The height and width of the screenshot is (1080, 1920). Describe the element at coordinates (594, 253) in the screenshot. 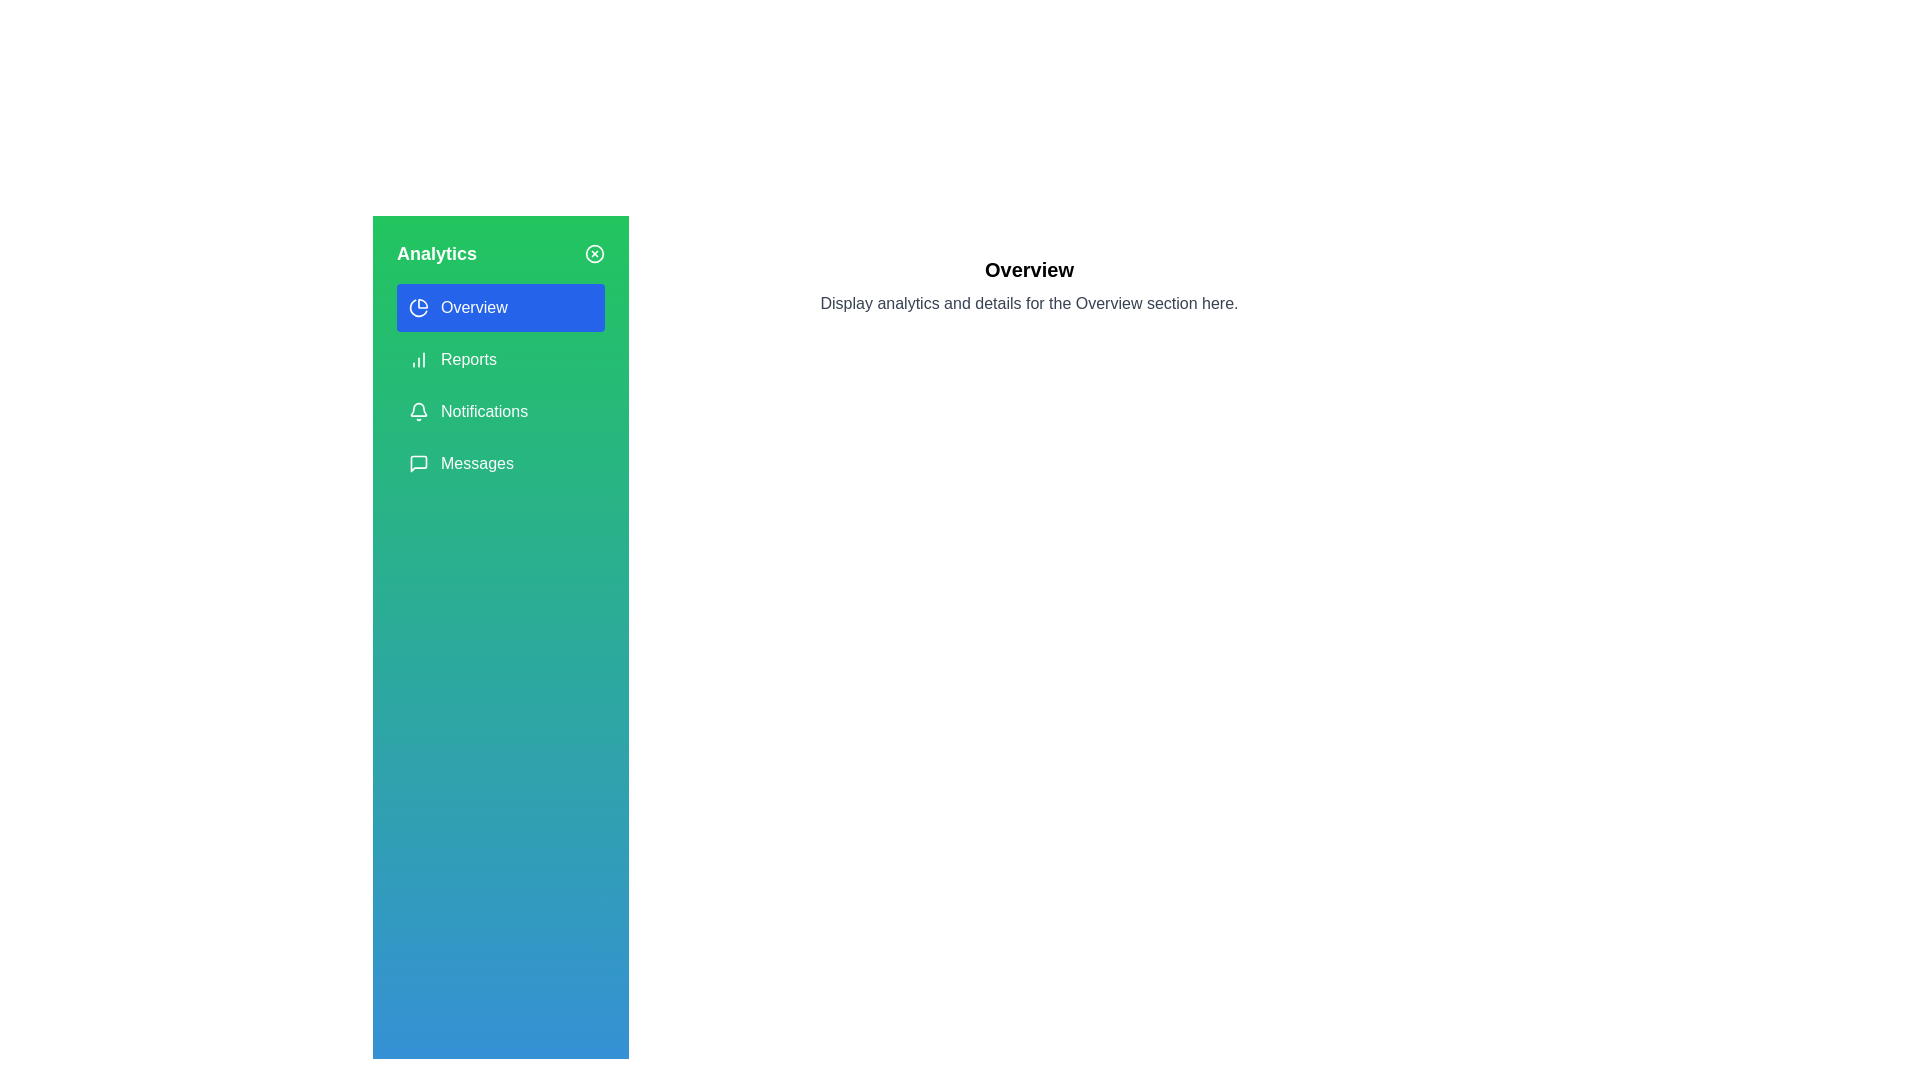

I see `toggle button to close the drawer` at that location.